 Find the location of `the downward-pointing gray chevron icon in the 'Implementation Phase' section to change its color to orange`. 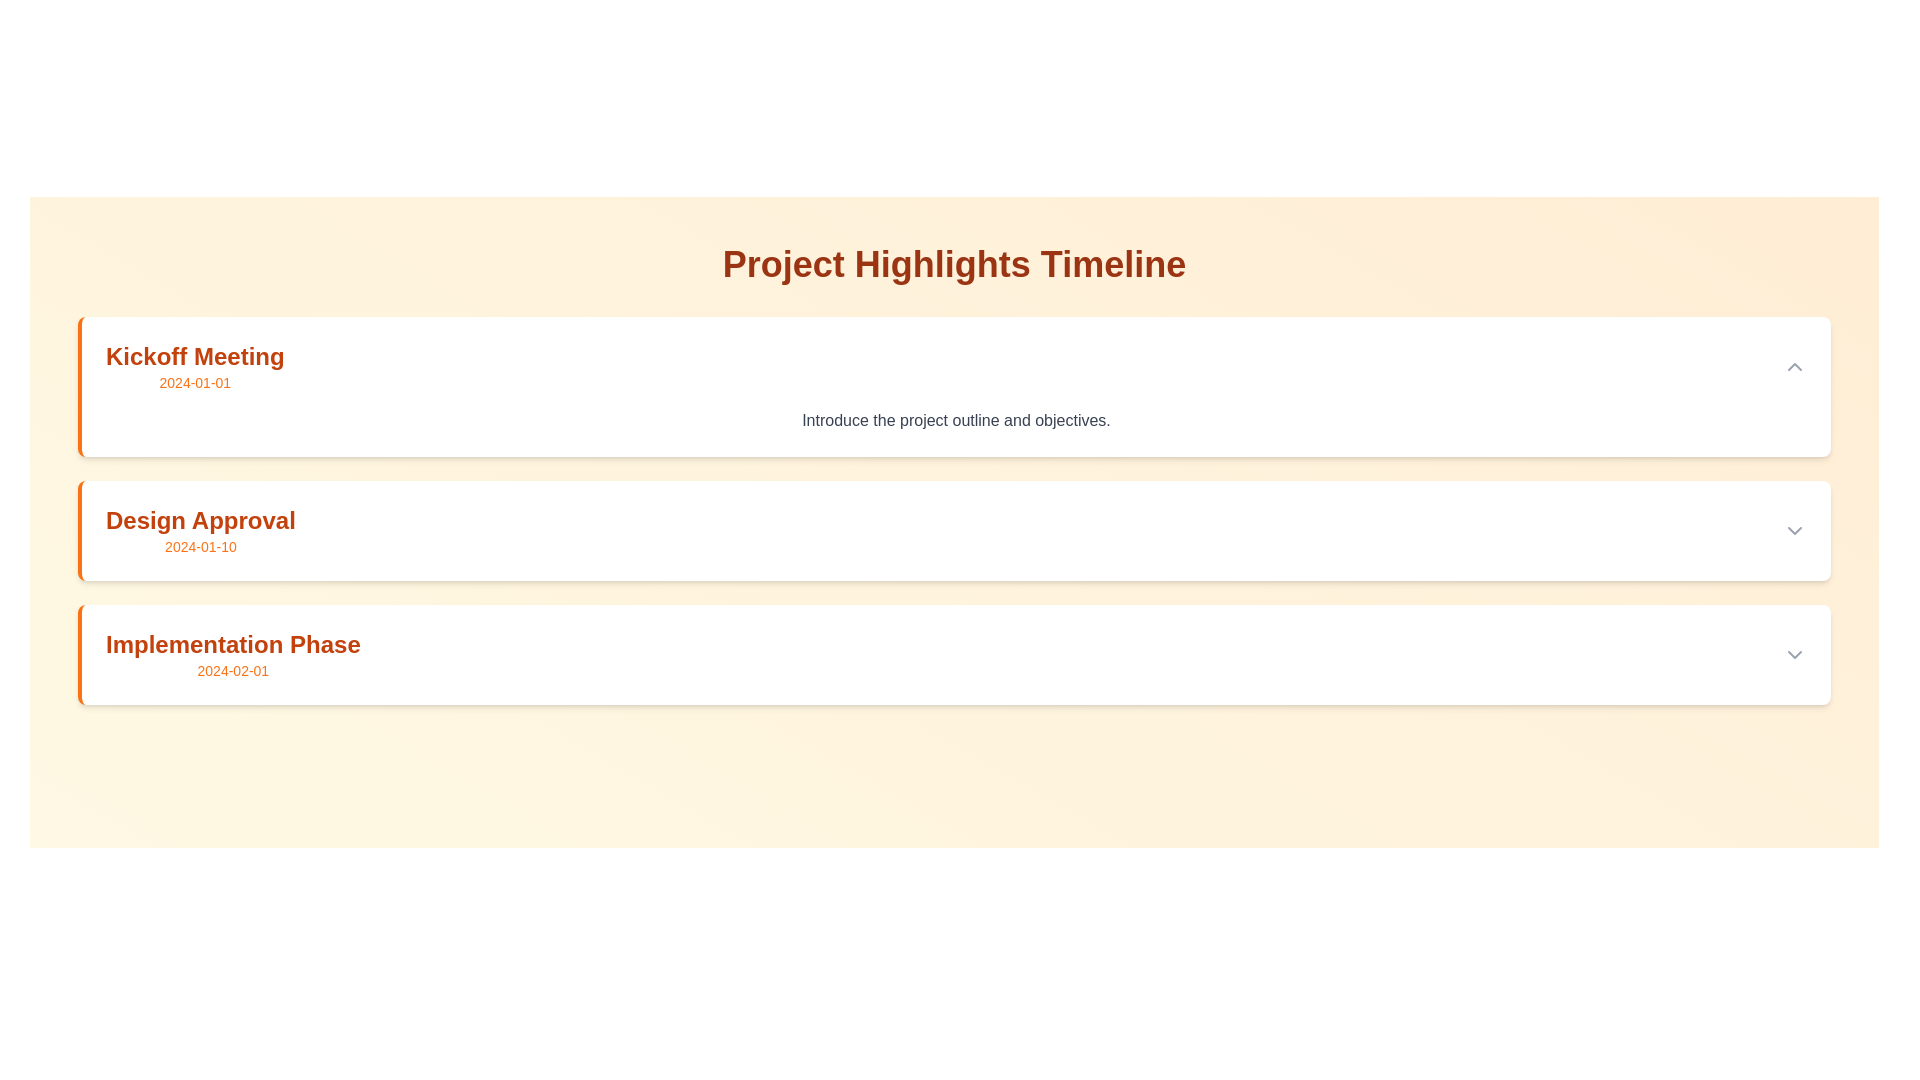

the downward-pointing gray chevron icon in the 'Implementation Phase' section to change its color to orange is located at coordinates (1795, 655).